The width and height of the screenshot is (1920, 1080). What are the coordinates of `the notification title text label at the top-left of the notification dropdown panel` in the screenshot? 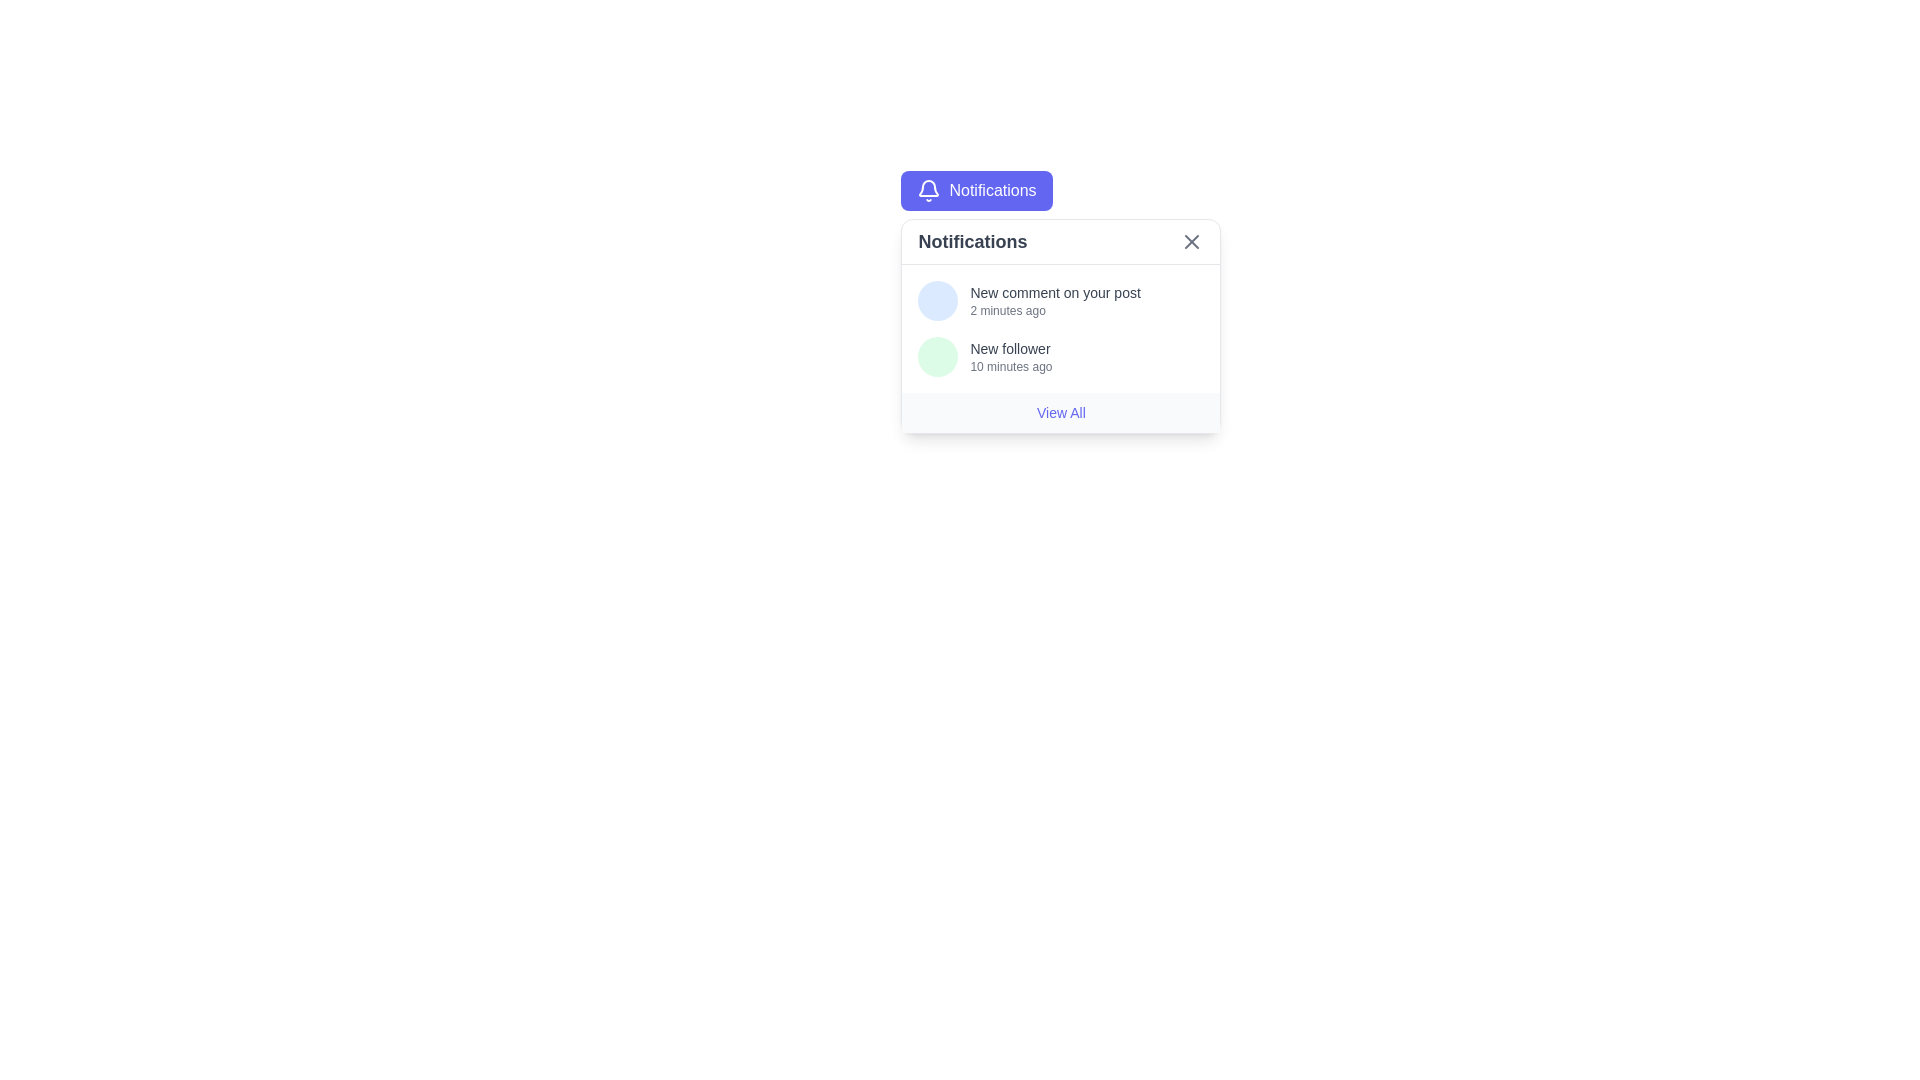 It's located at (972, 241).